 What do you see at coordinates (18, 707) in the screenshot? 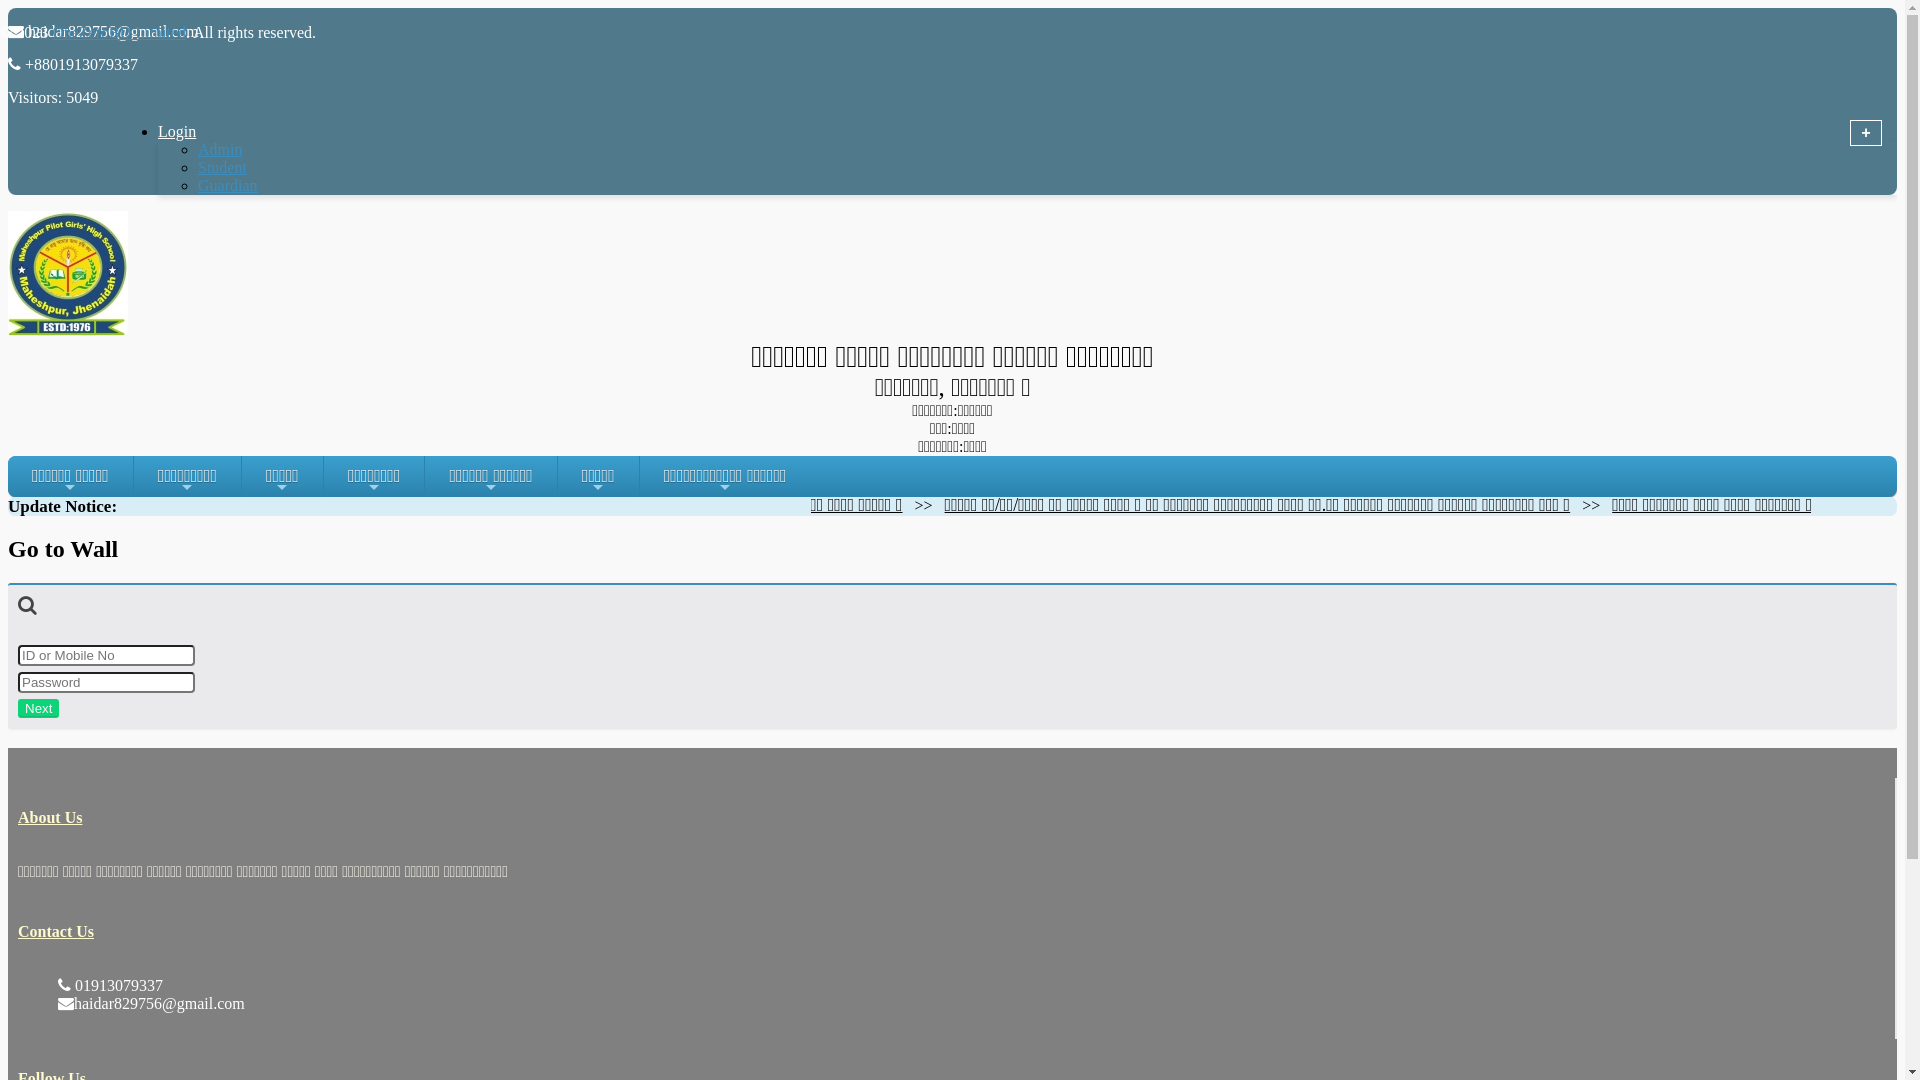
I see `'Next'` at bounding box center [18, 707].